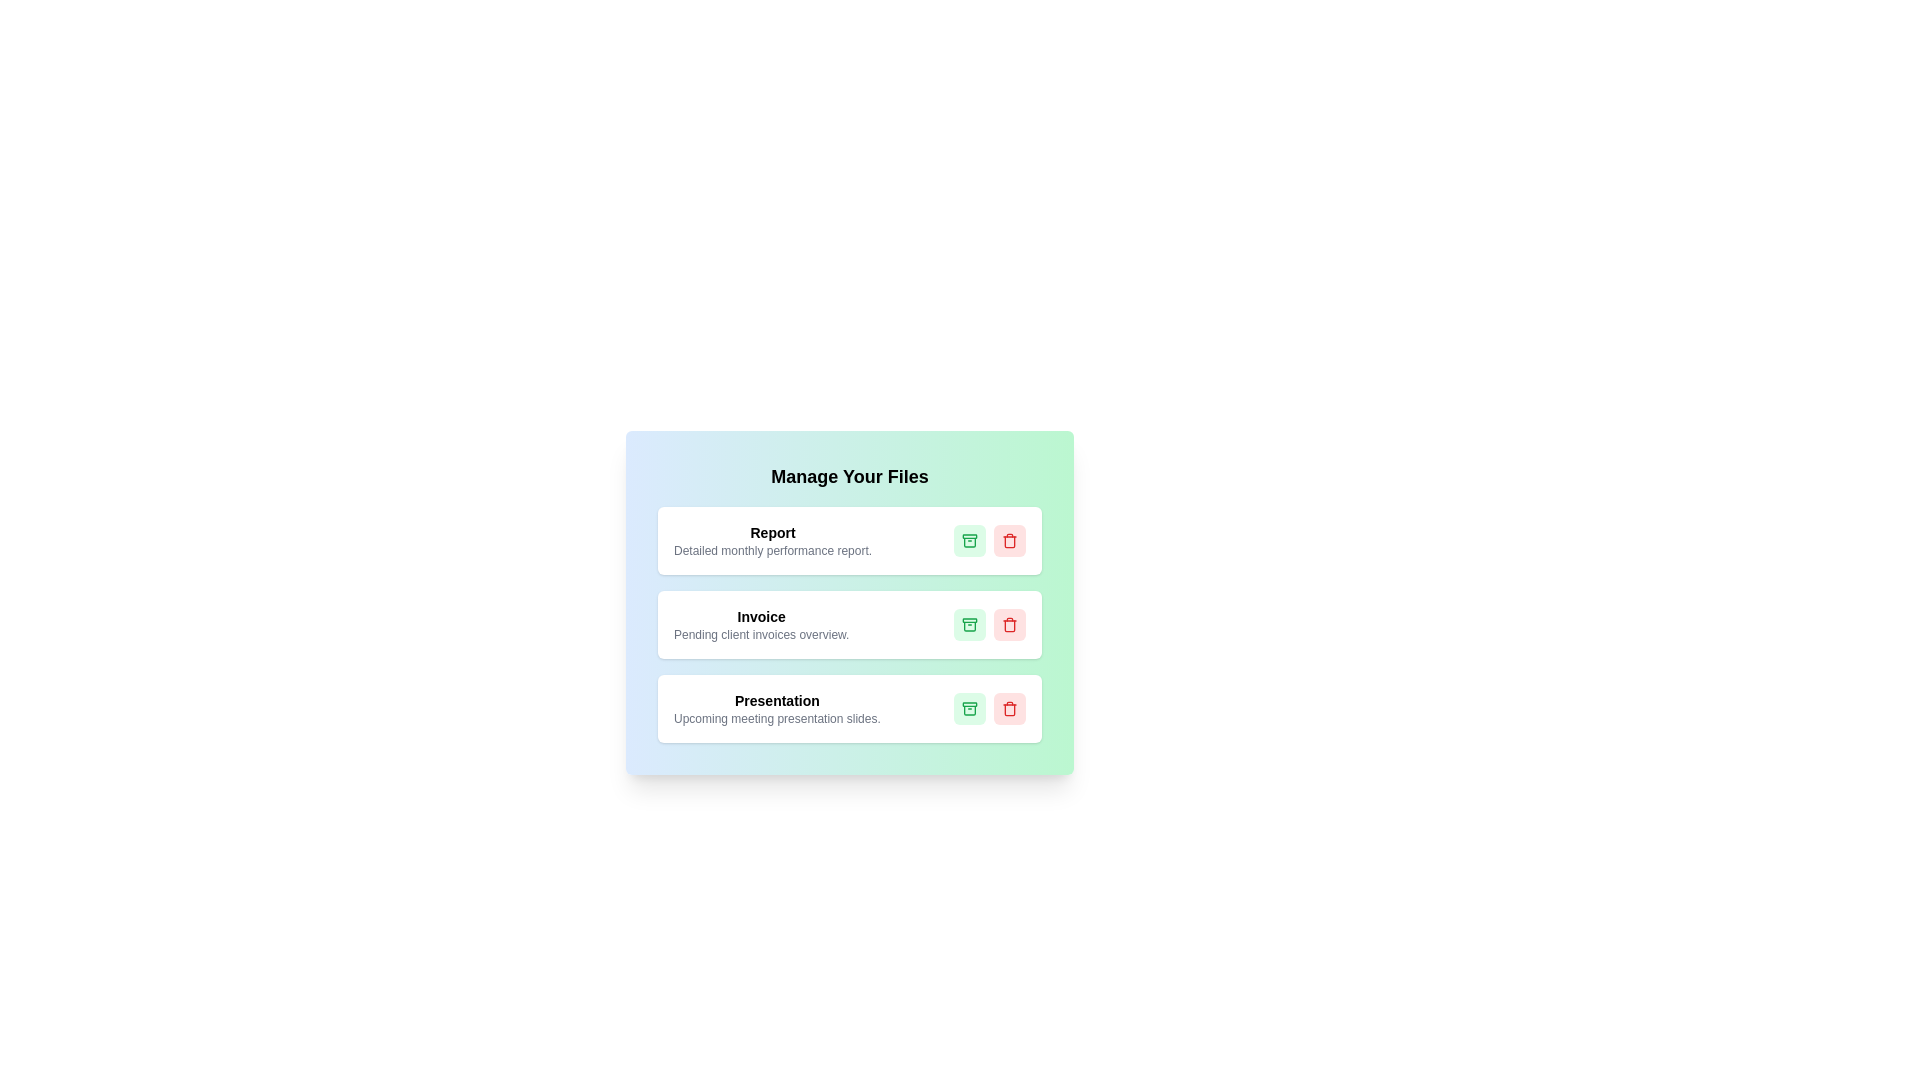  I want to click on archive button for the card titled 'Invoice', so click(969, 623).